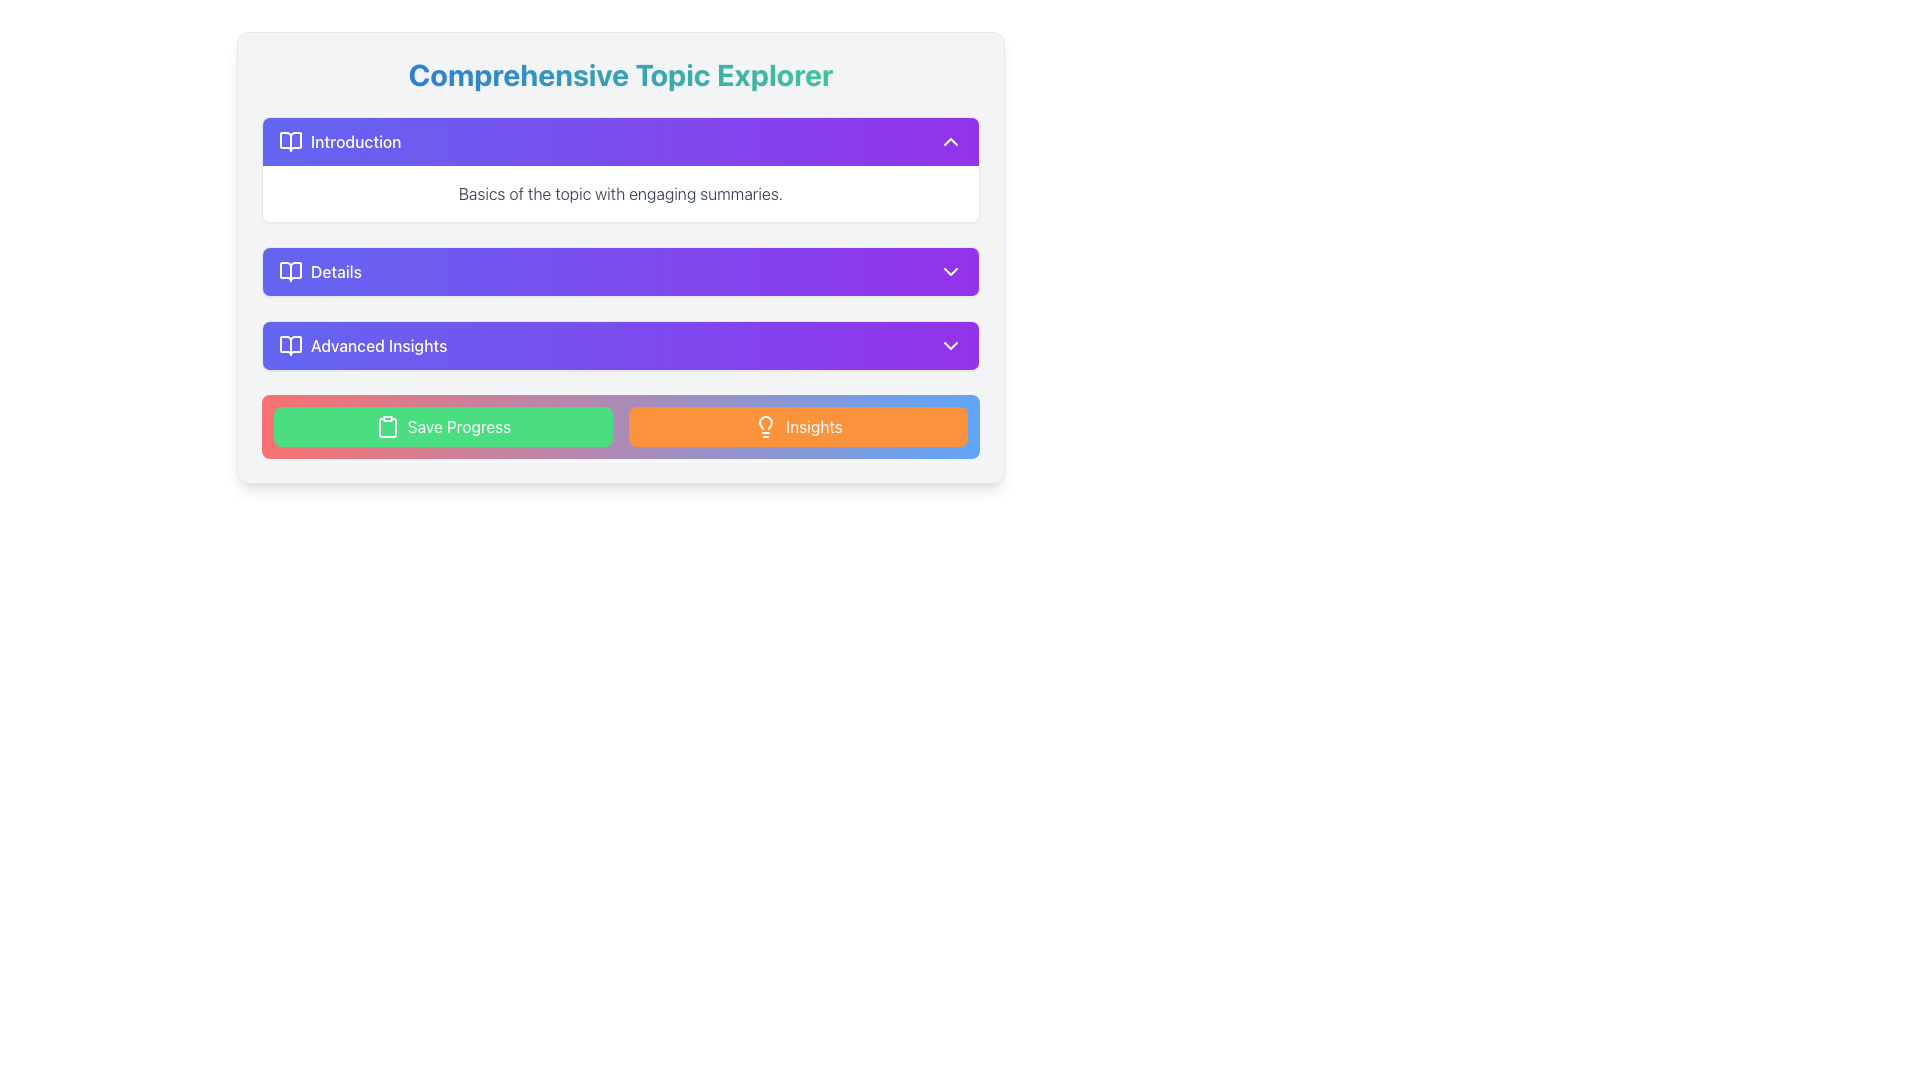 This screenshot has height=1080, width=1920. What do you see at coordinates (387, 426) in the screenshot?
I see `the clipboard icon located within the 'Save Progress' button, positioned towards the left end next to the text` at bounding box center [387, 426].